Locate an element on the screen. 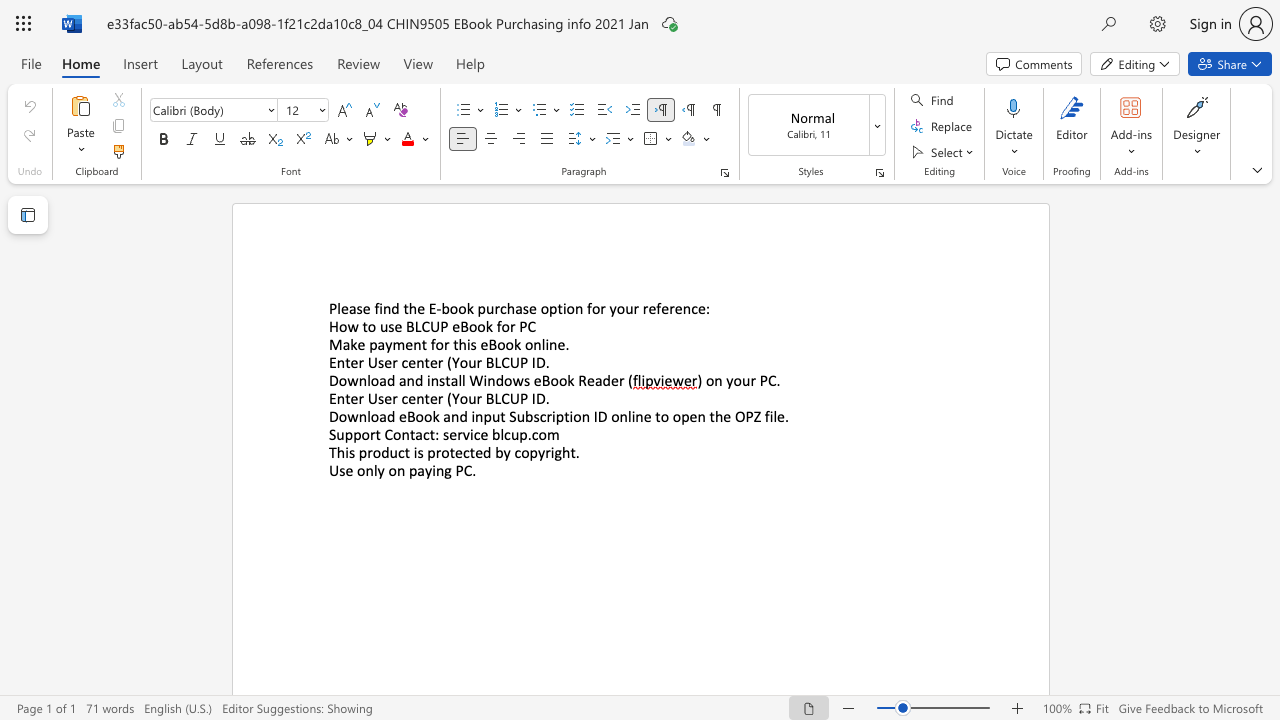 The height and width of the screenshot is (720, 1280). the subset text "ice" within the text "Support Contact: service" is located at coordinates (469, 433).